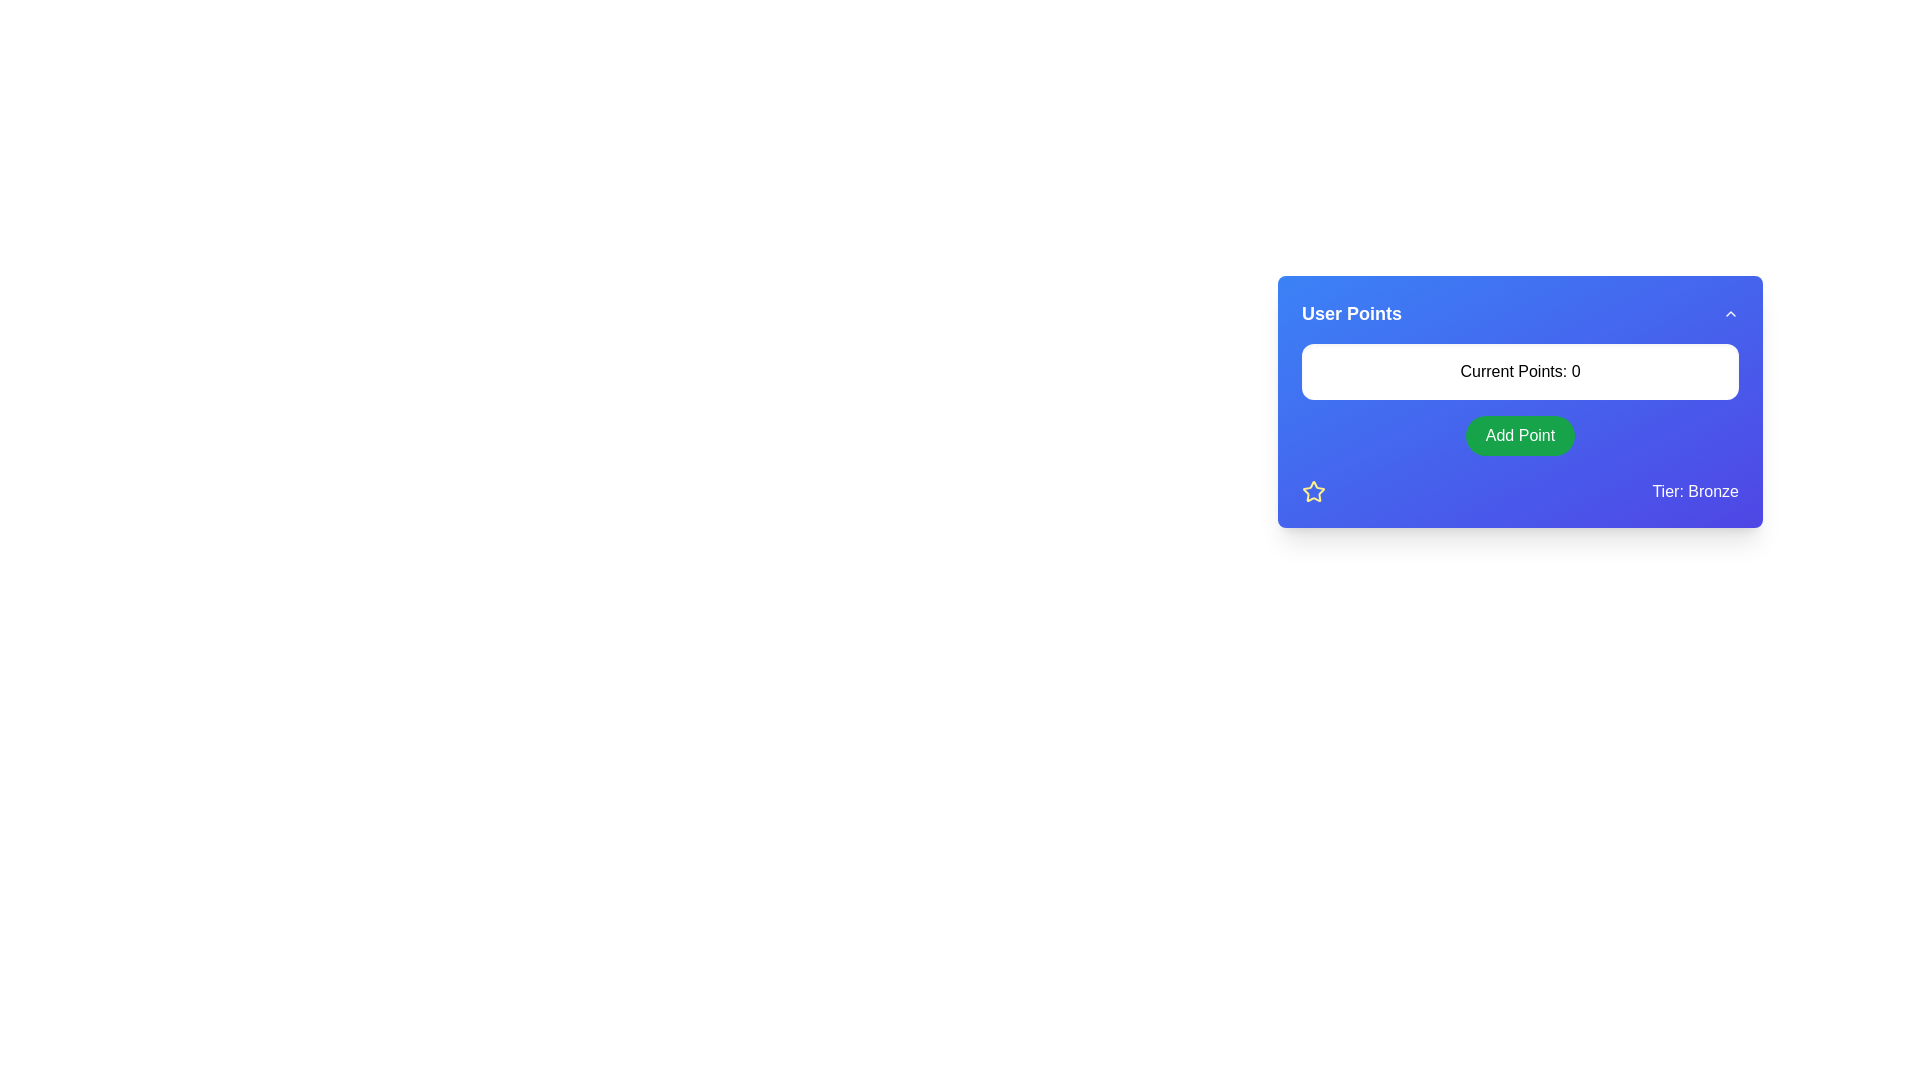  What do you see at coordinates (1694, 491) in the screenshot?
I see `the text label displaying the user's tier level 'Bronze', located at the bottom-right corner of the blue card interface` at bounding box center [1694, 491].